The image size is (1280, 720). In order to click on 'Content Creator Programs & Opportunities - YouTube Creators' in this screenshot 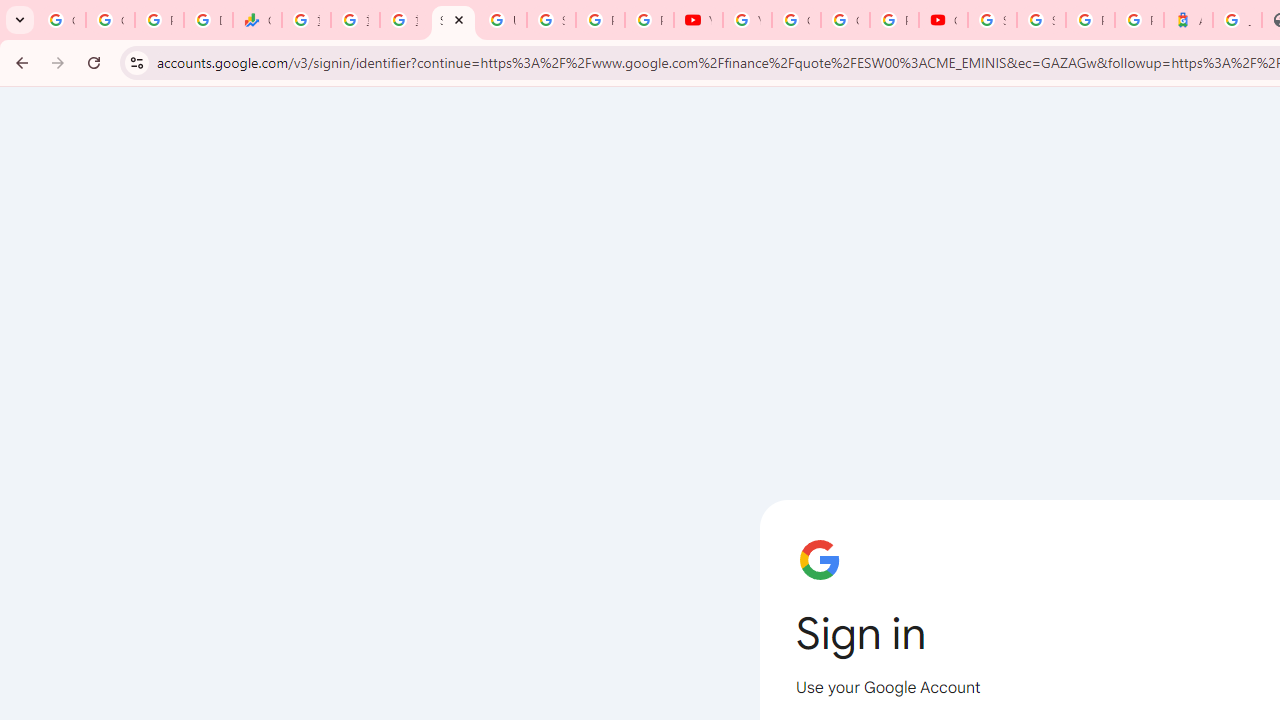, I will do `click(942, 20)`.